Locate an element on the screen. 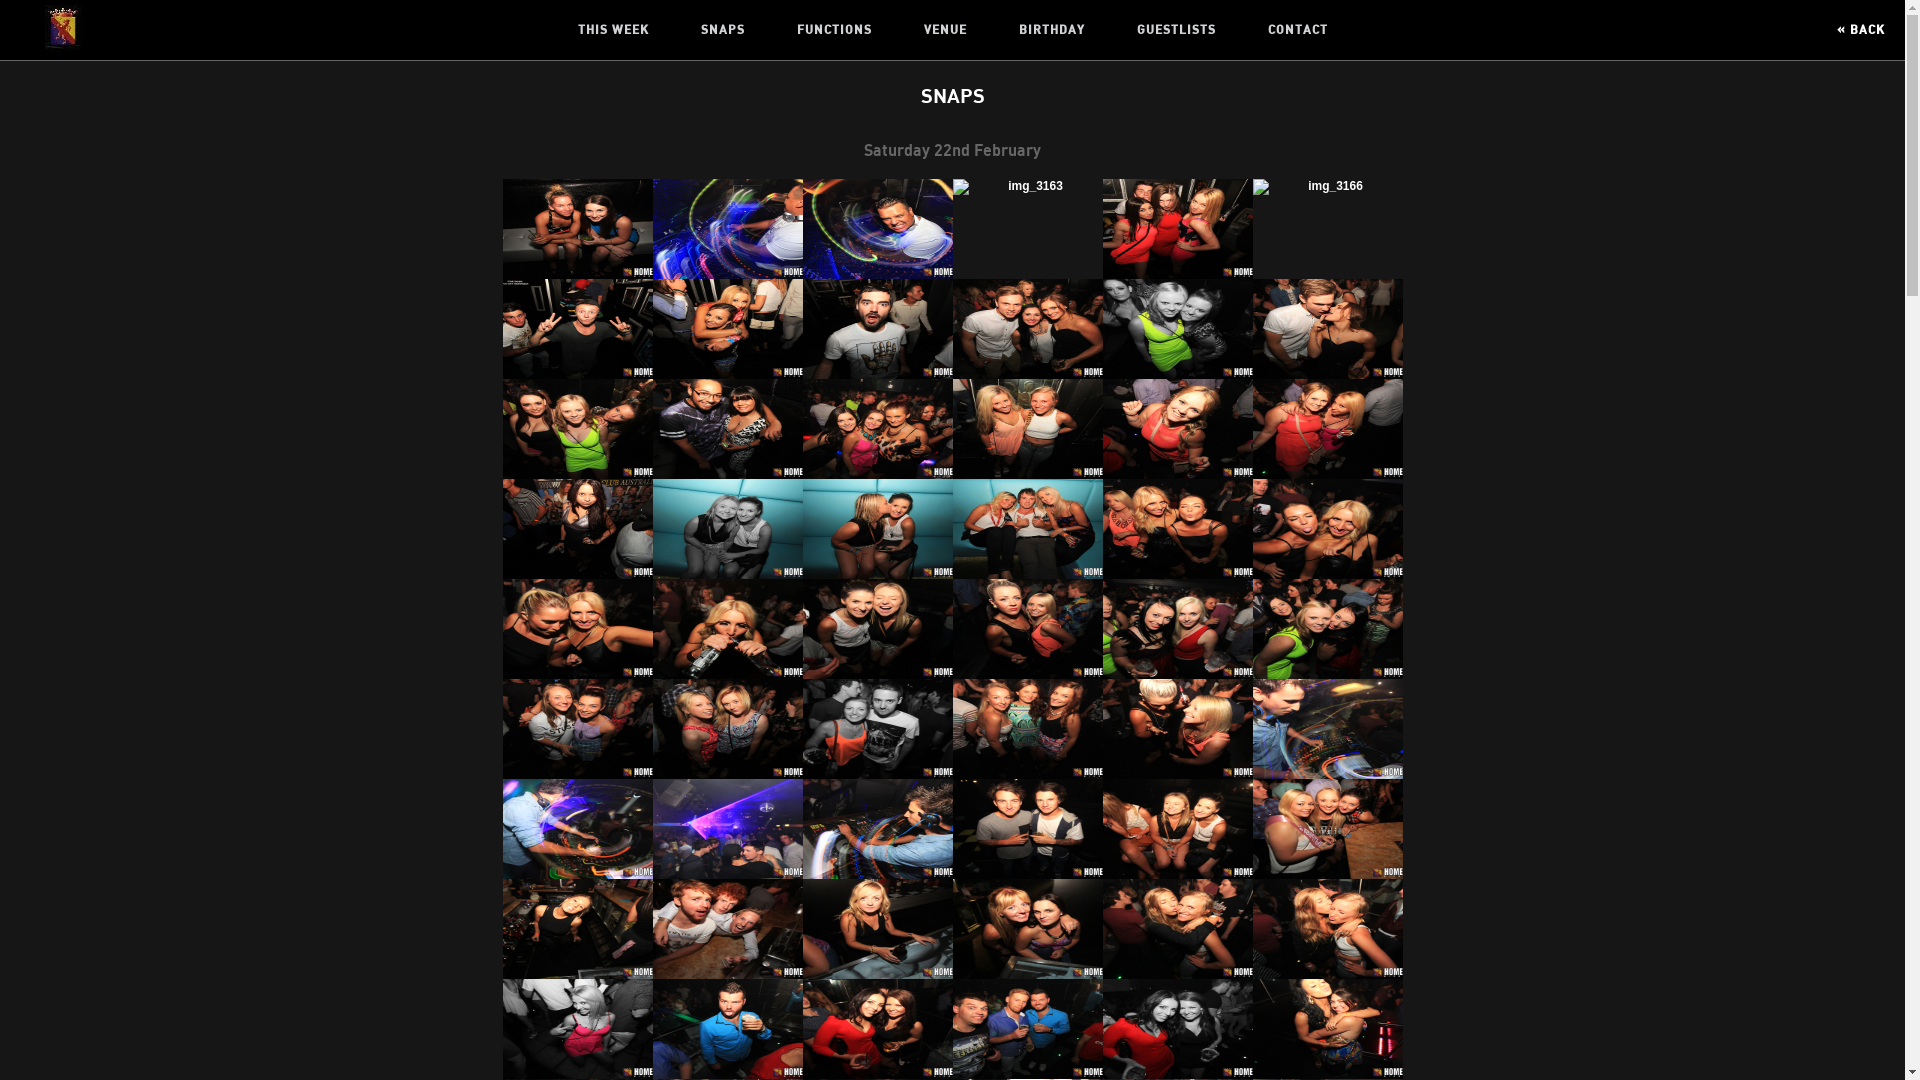 The height and width of the screenshot is (1080, 1920). ' ' is located at coordinates (725, 327).